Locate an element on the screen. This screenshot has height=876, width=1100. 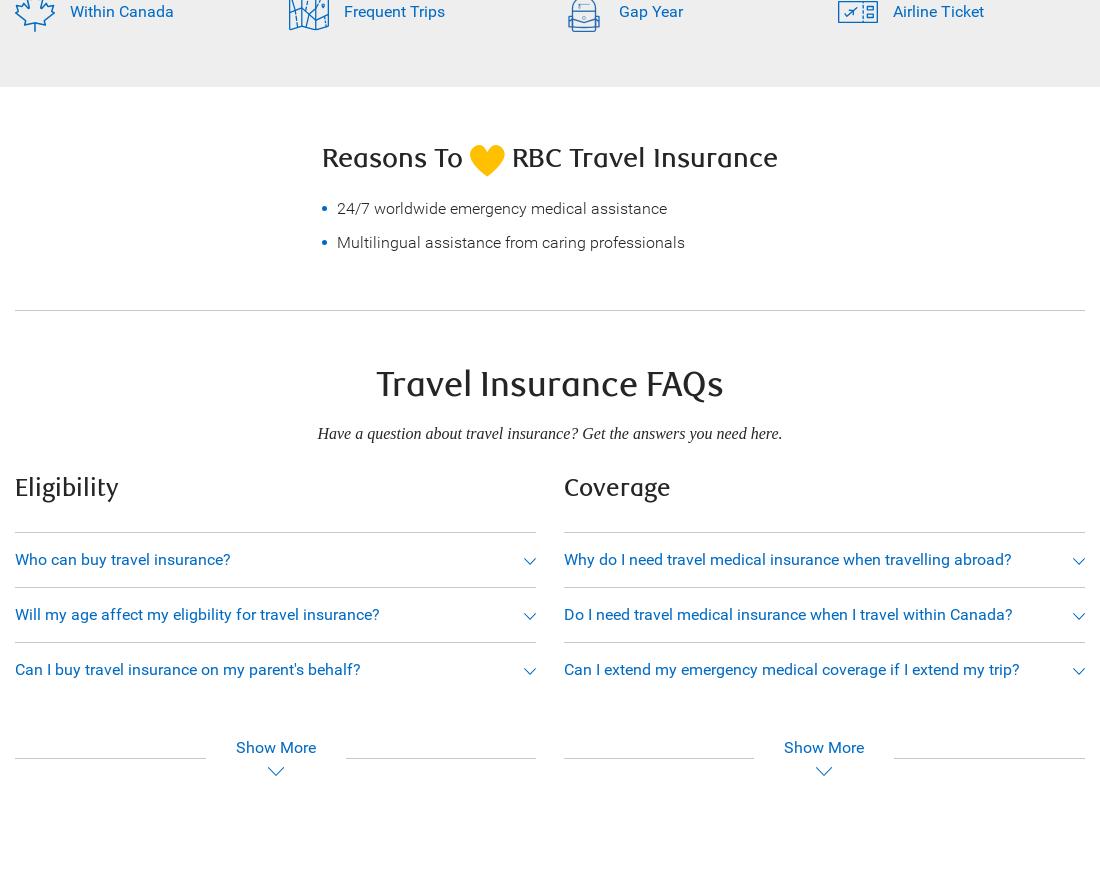
'Coverage' is located at coordinates (561, 486).